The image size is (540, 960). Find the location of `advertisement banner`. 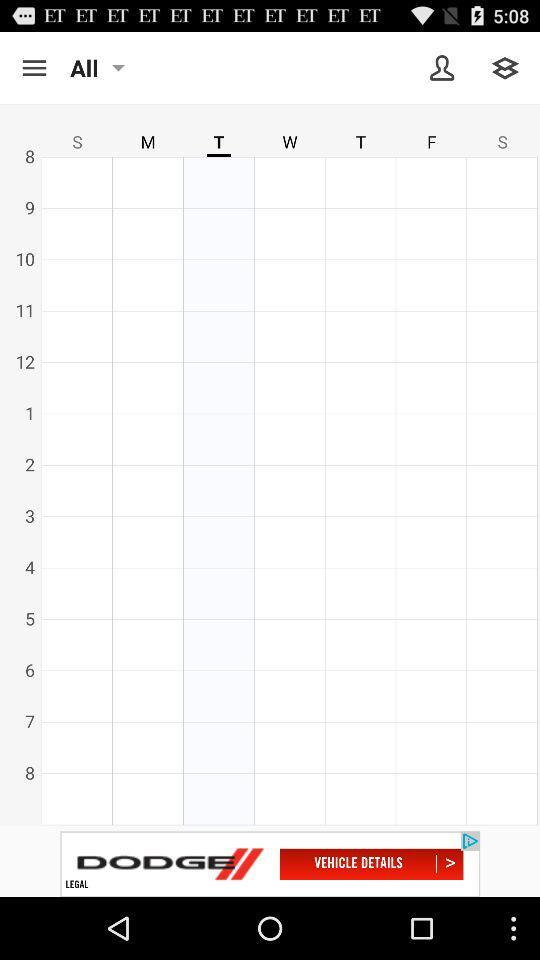

advertisement banner is located at coordinates (270, 863).